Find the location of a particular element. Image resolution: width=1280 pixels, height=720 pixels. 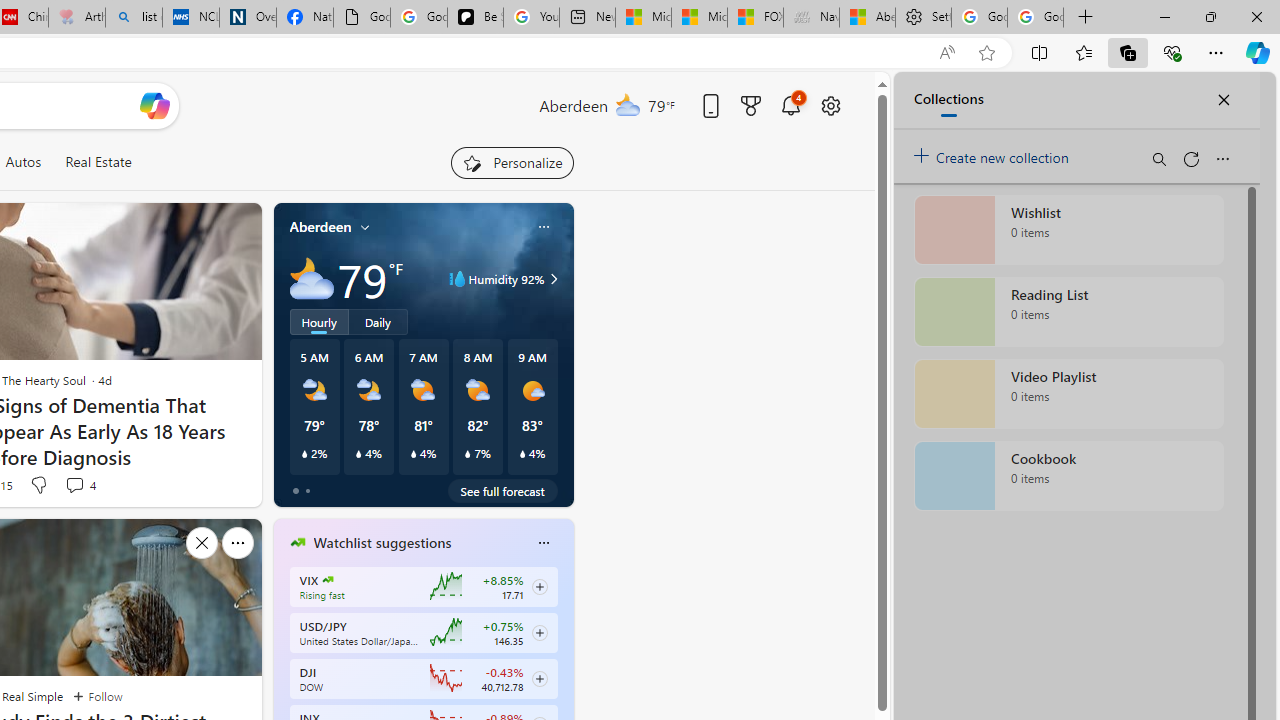

'CBOE Market Volatility Index' is located at coordinates (328, 579).